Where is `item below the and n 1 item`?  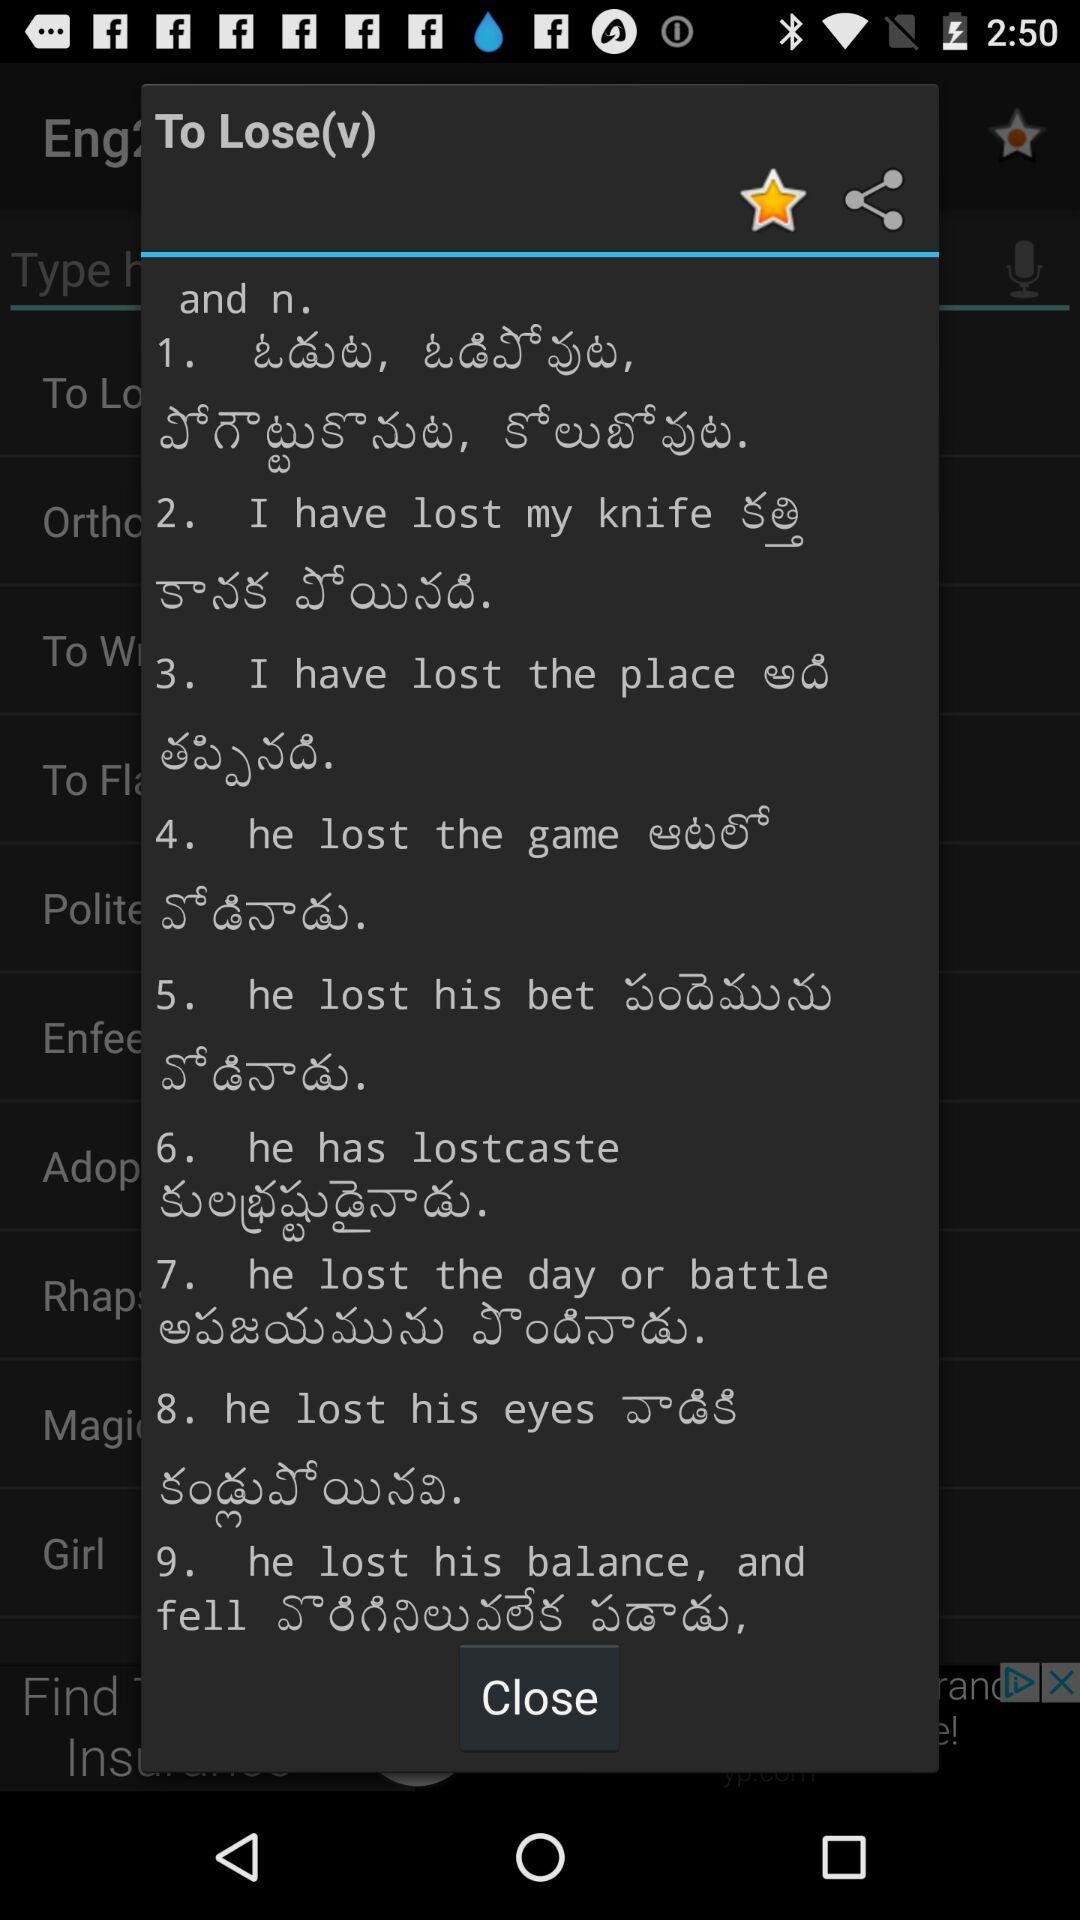
item below the and n 1 item is located at coordinates (538, 1695).